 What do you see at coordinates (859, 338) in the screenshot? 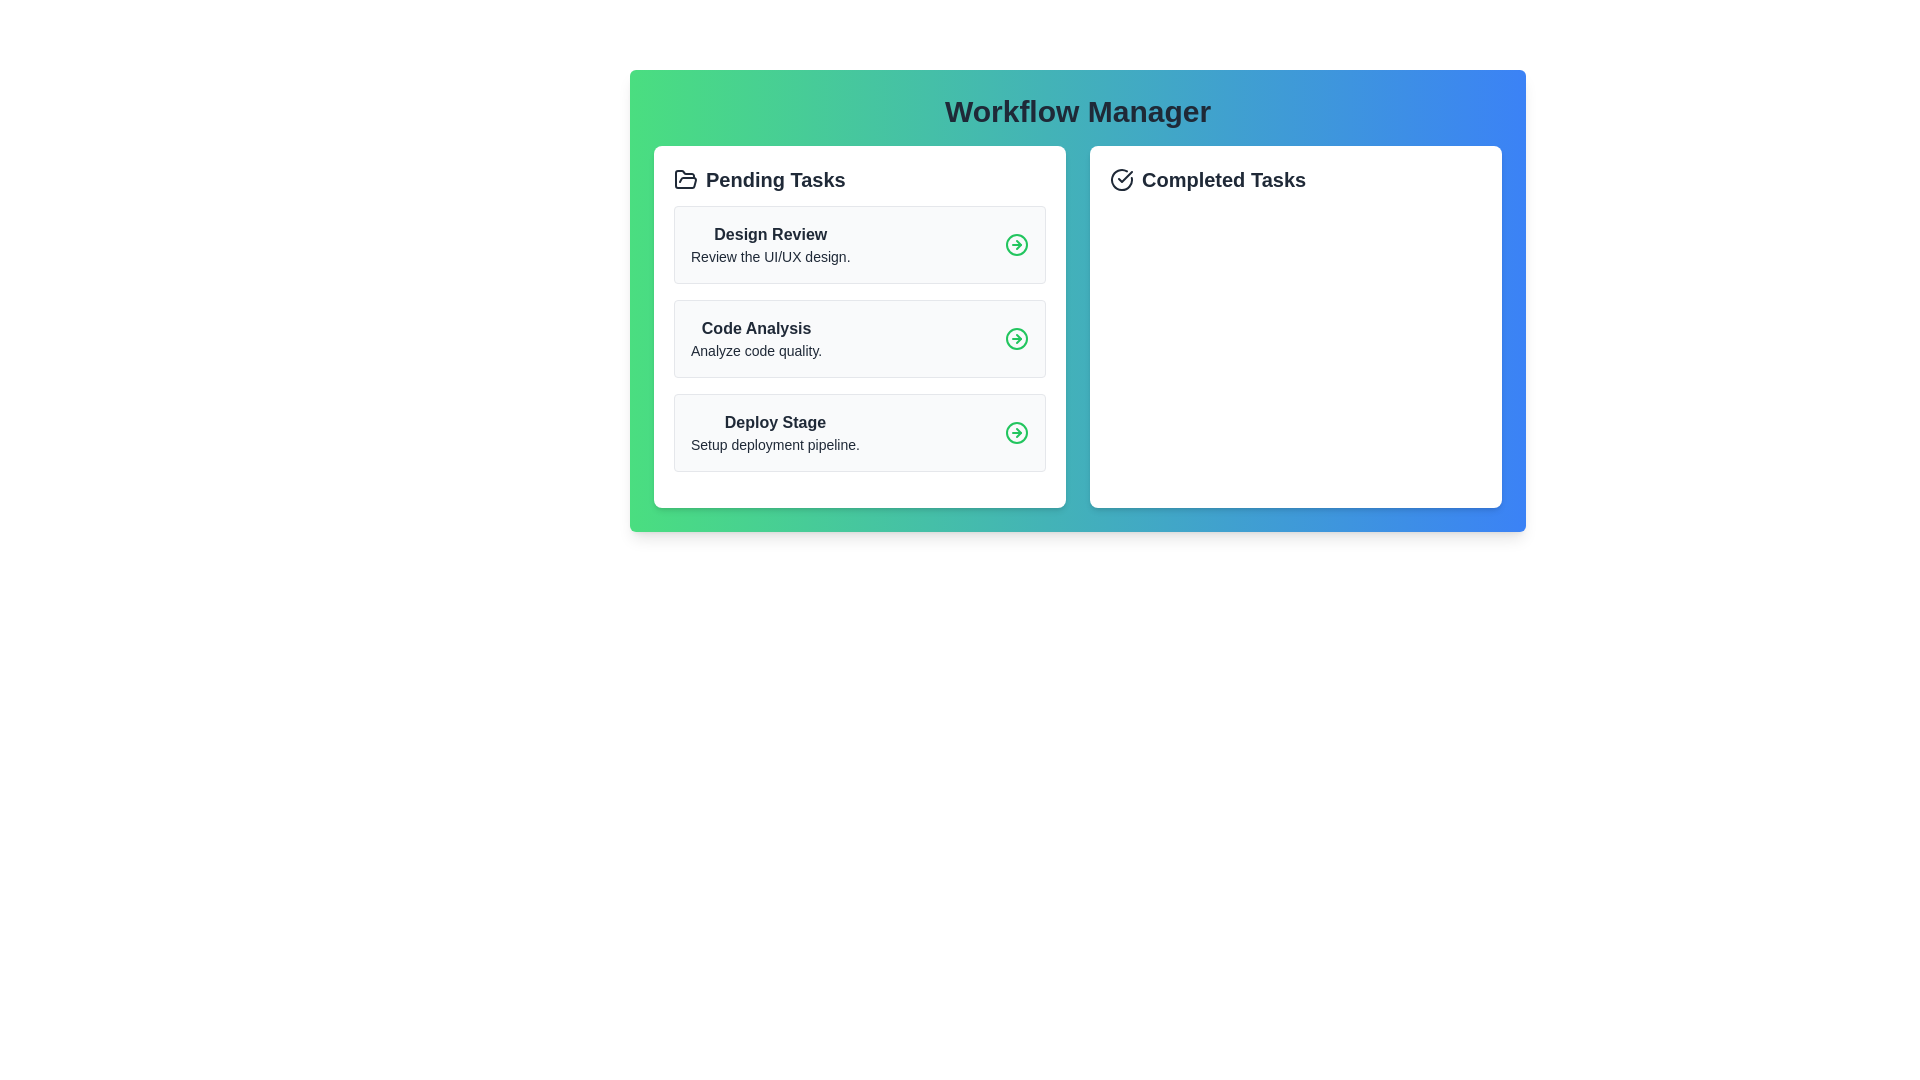
I see `the 'Code Analysis' task item located` at bounding box center [859, 338].